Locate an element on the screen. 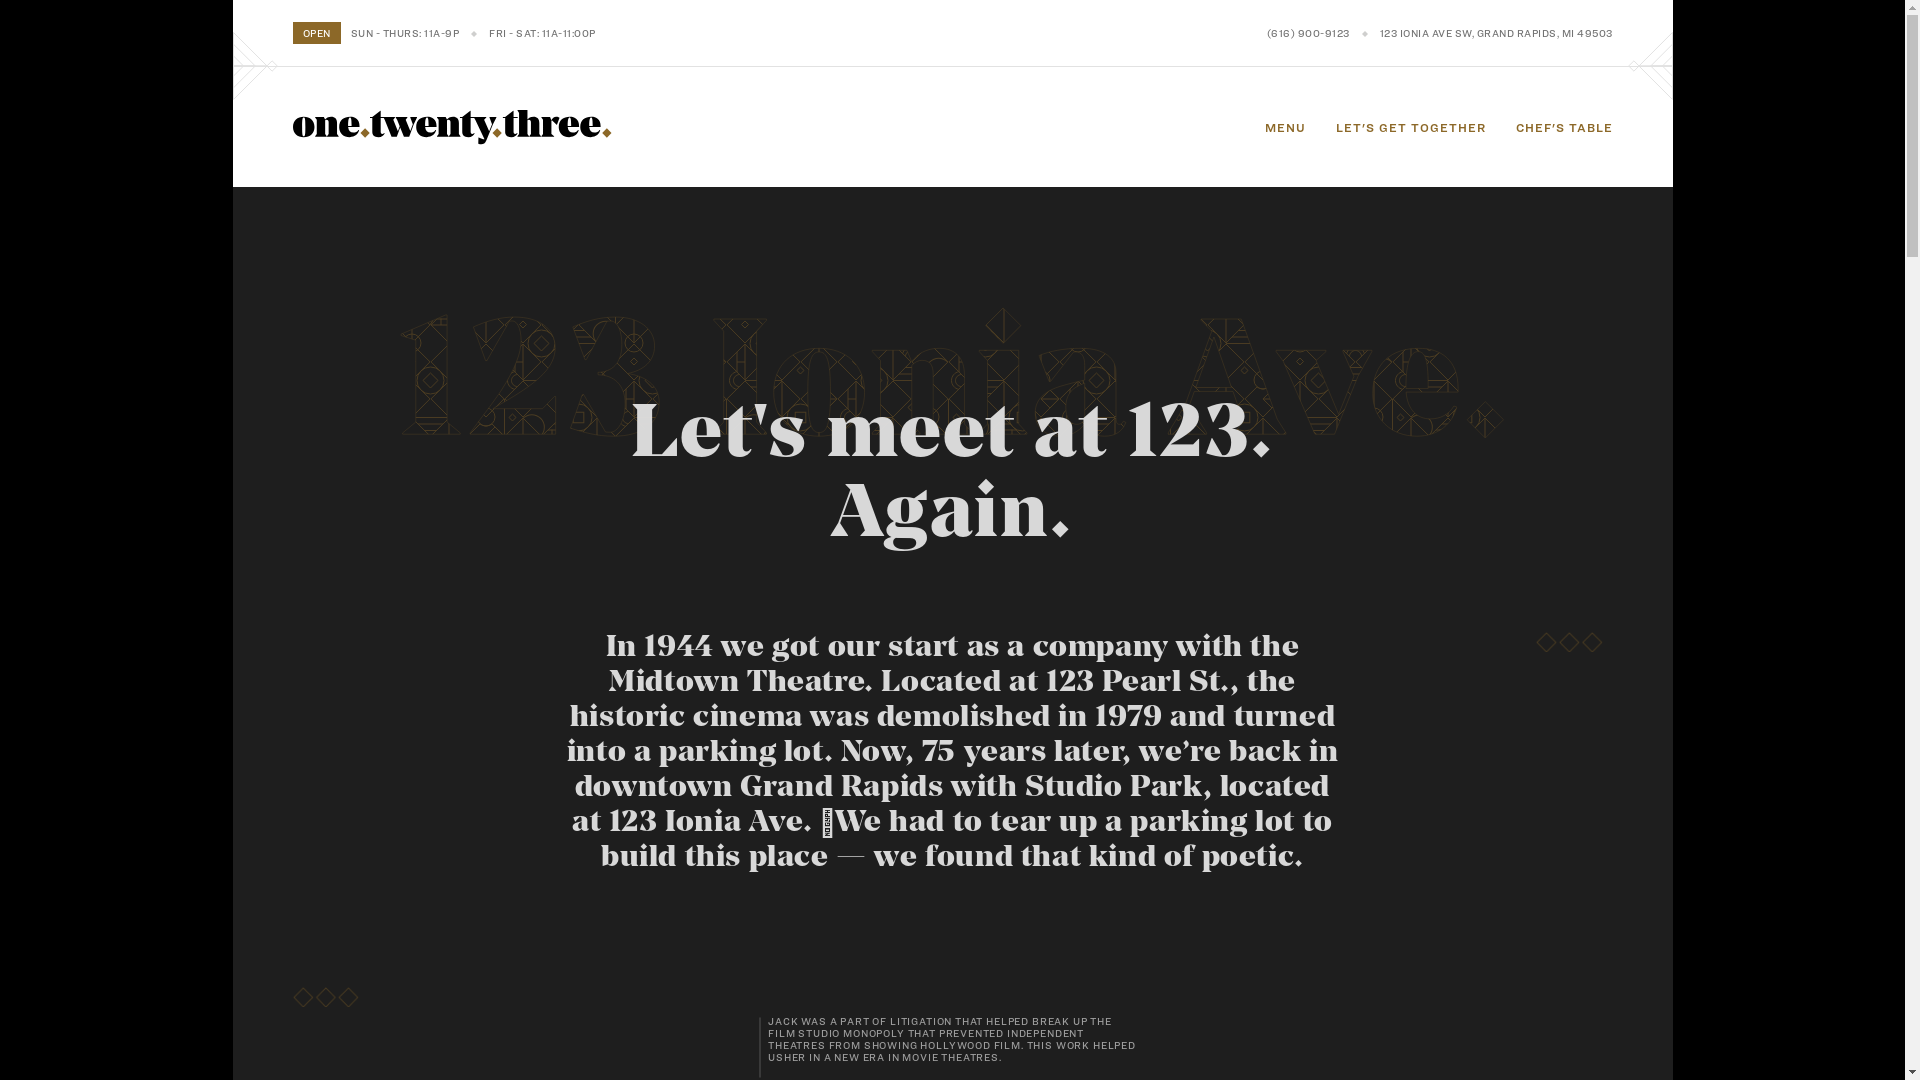 This screenshot has height=1080, width=1920. 'LET'S GET TOGETHER' is located at coordinates (1410, 127).